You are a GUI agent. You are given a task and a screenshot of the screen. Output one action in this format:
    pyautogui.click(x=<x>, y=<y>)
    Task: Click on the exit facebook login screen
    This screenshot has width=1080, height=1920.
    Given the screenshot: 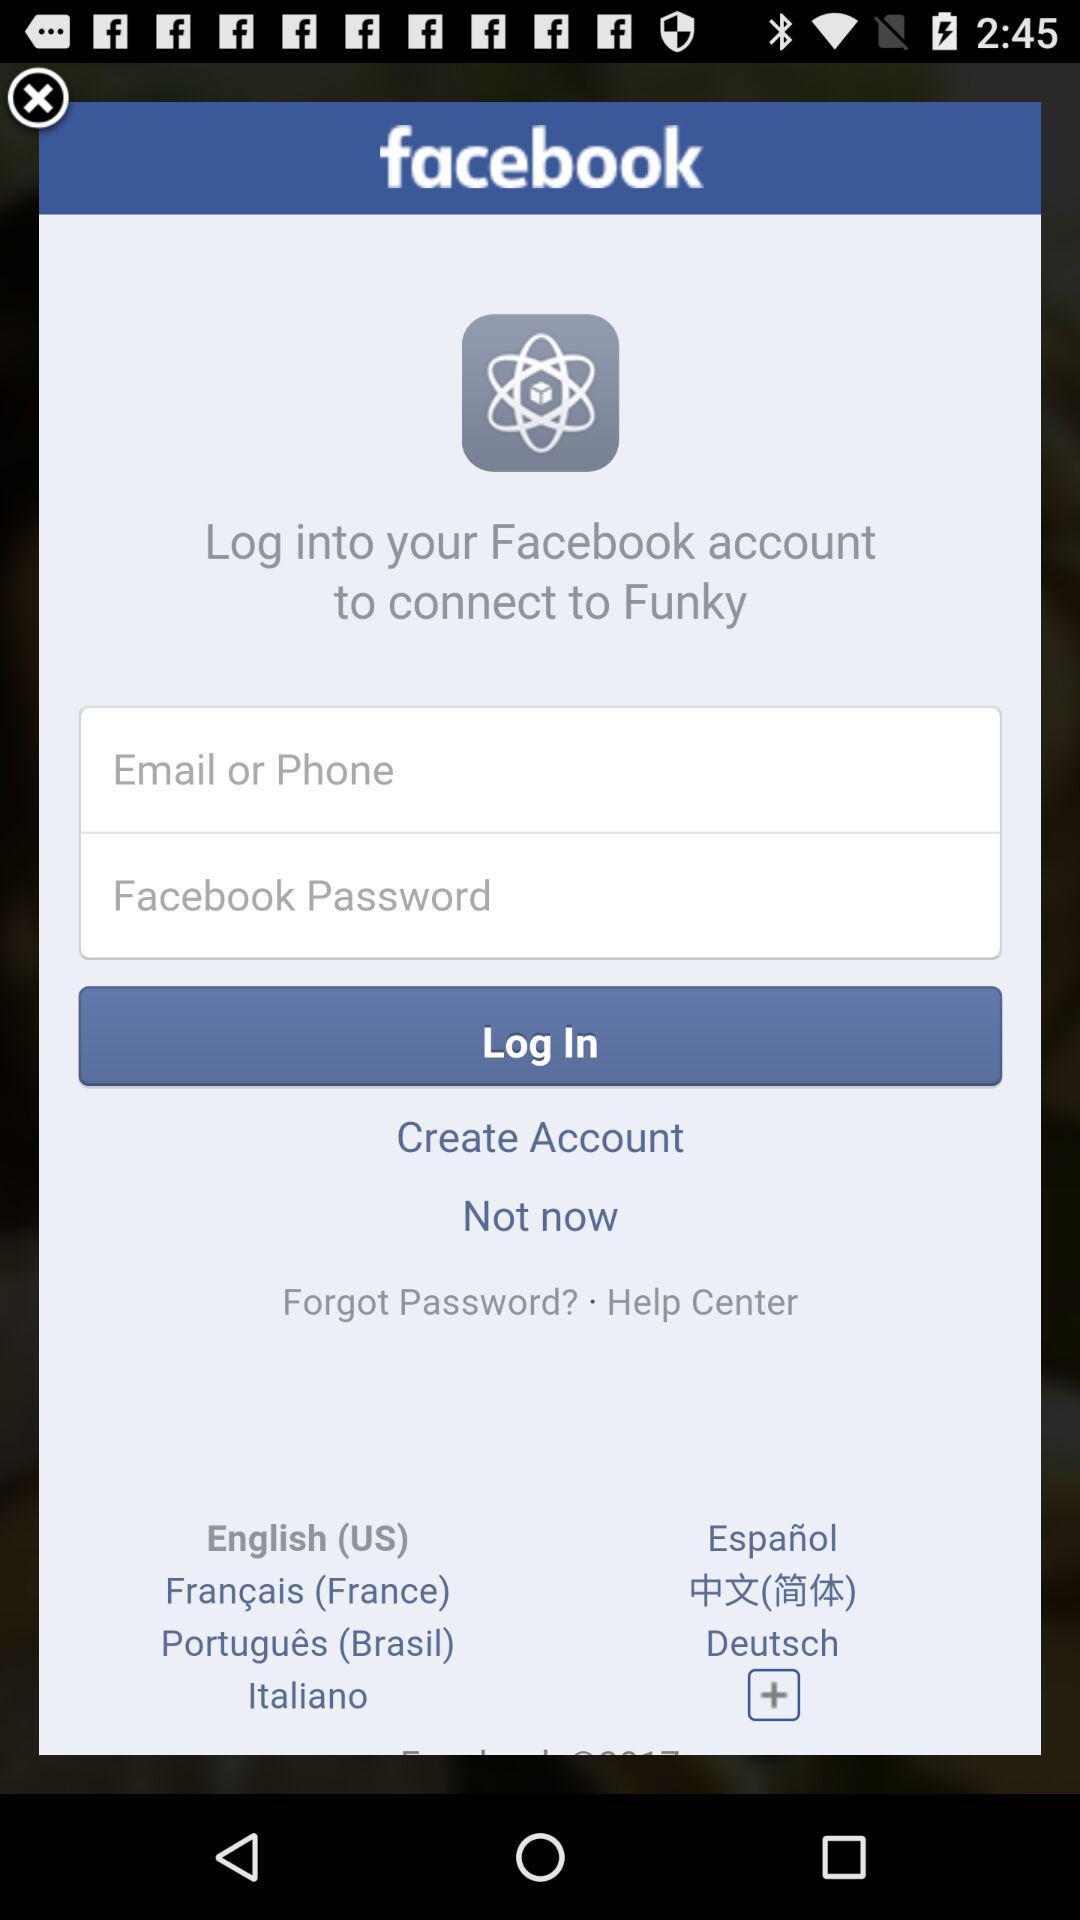 What is the action you would take?
    pyautogui.click(x=38, y=100)
    